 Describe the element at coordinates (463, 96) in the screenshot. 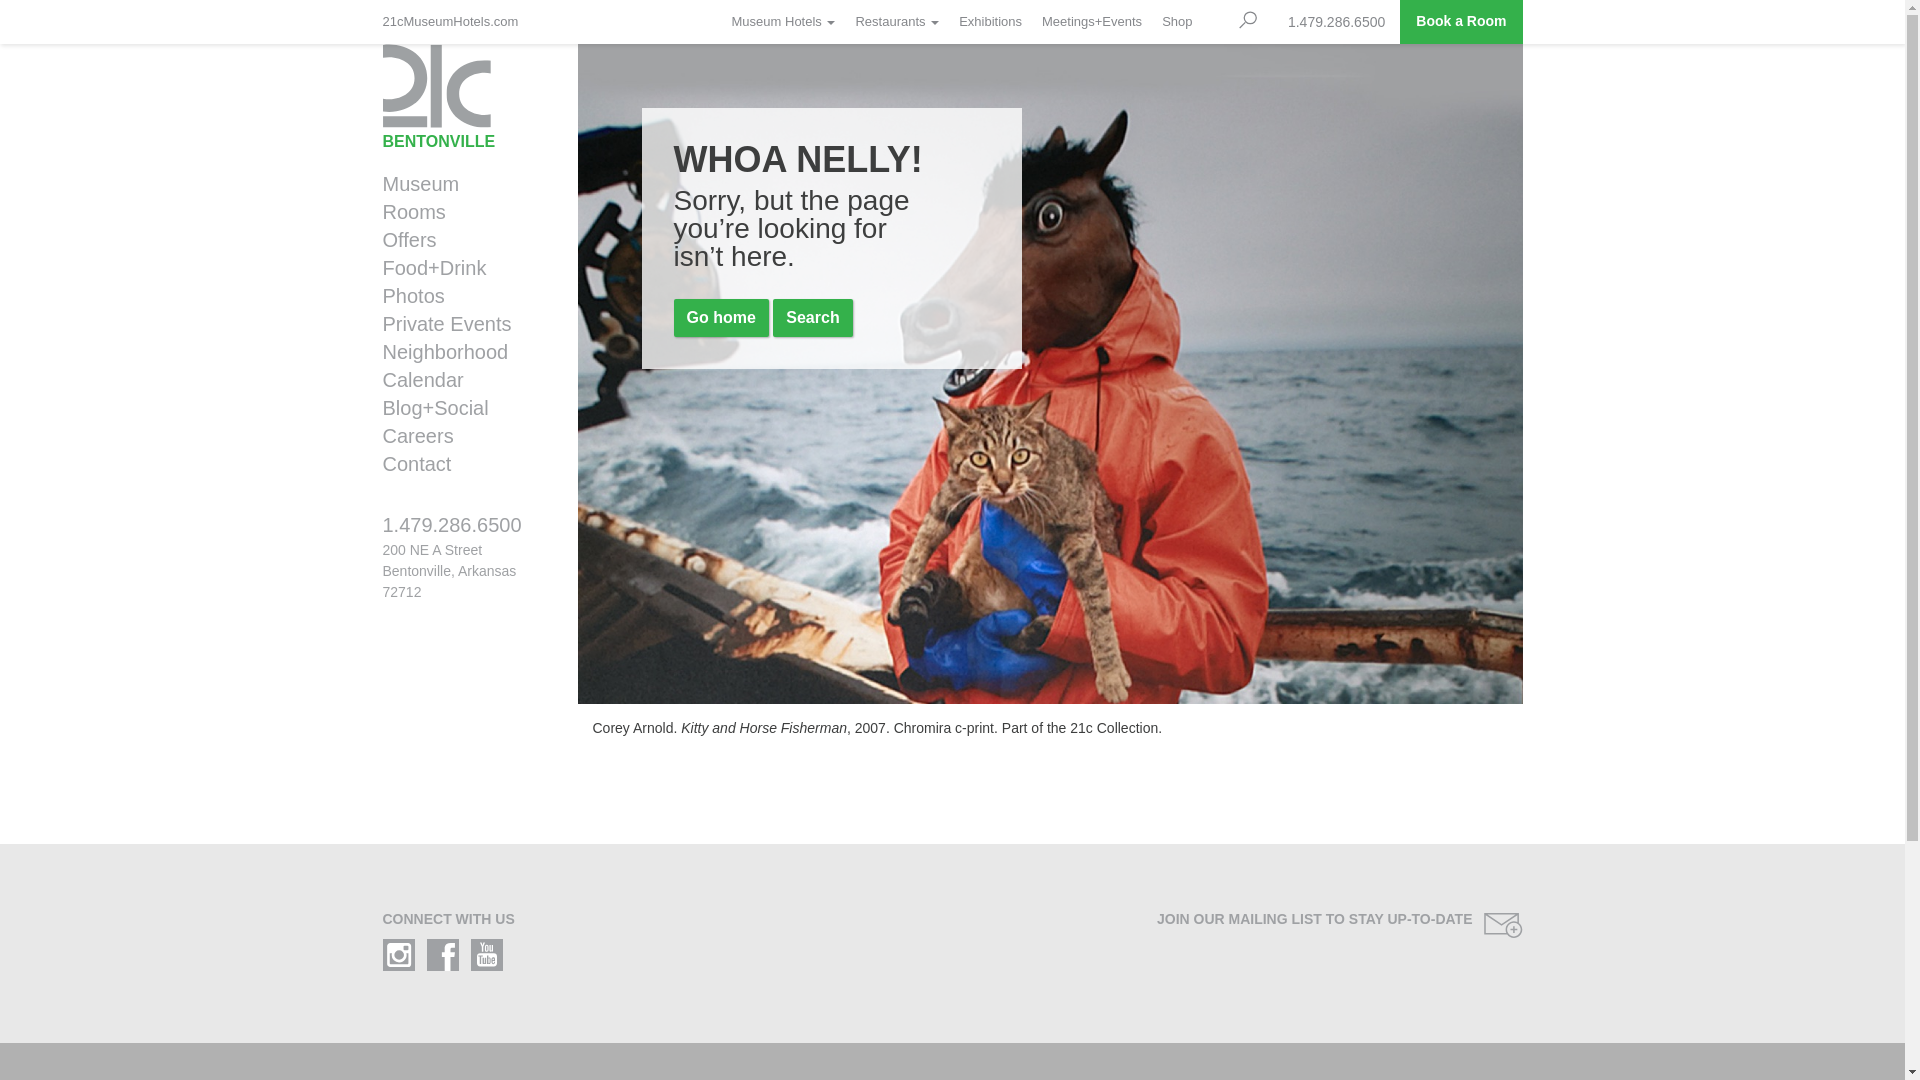

I see `'BENTONVILLE'` at that location.